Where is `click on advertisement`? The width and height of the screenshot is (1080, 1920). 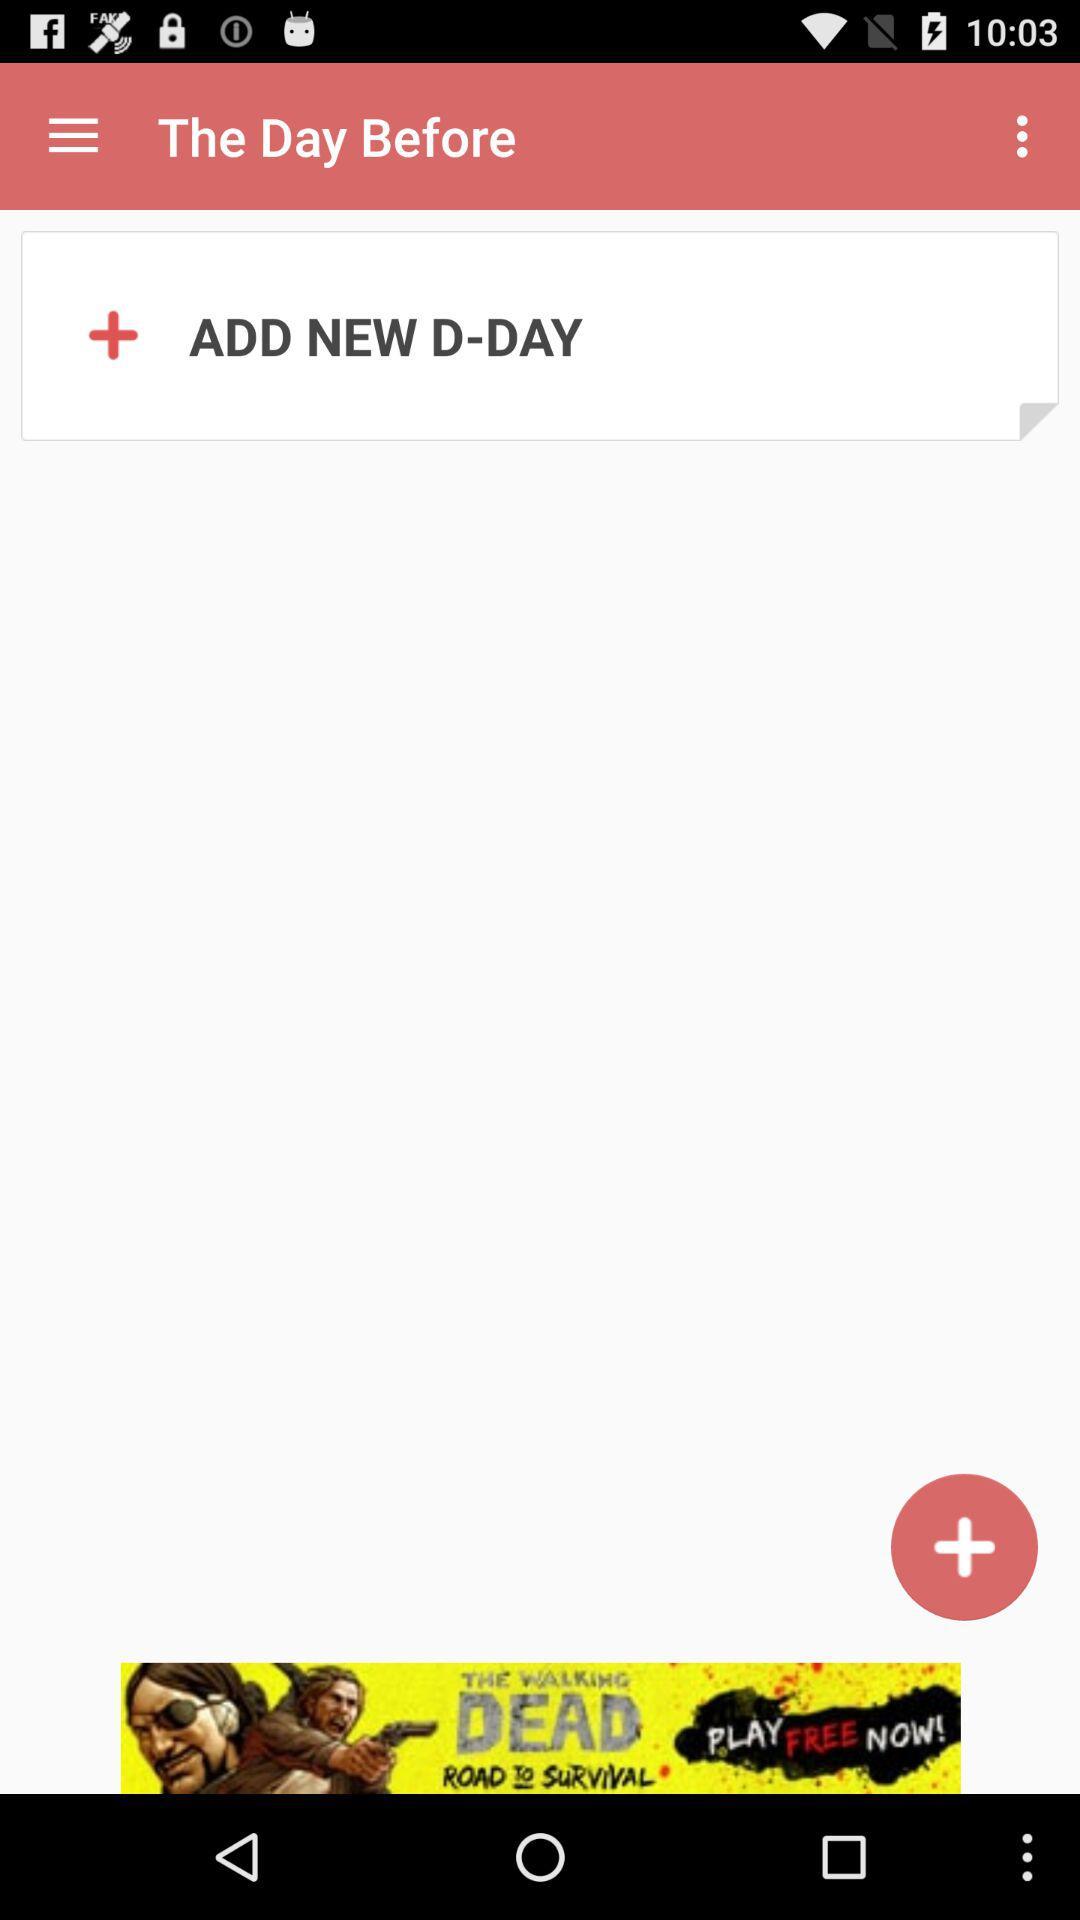
click on advertisement is located at coordinates (540, 1727).